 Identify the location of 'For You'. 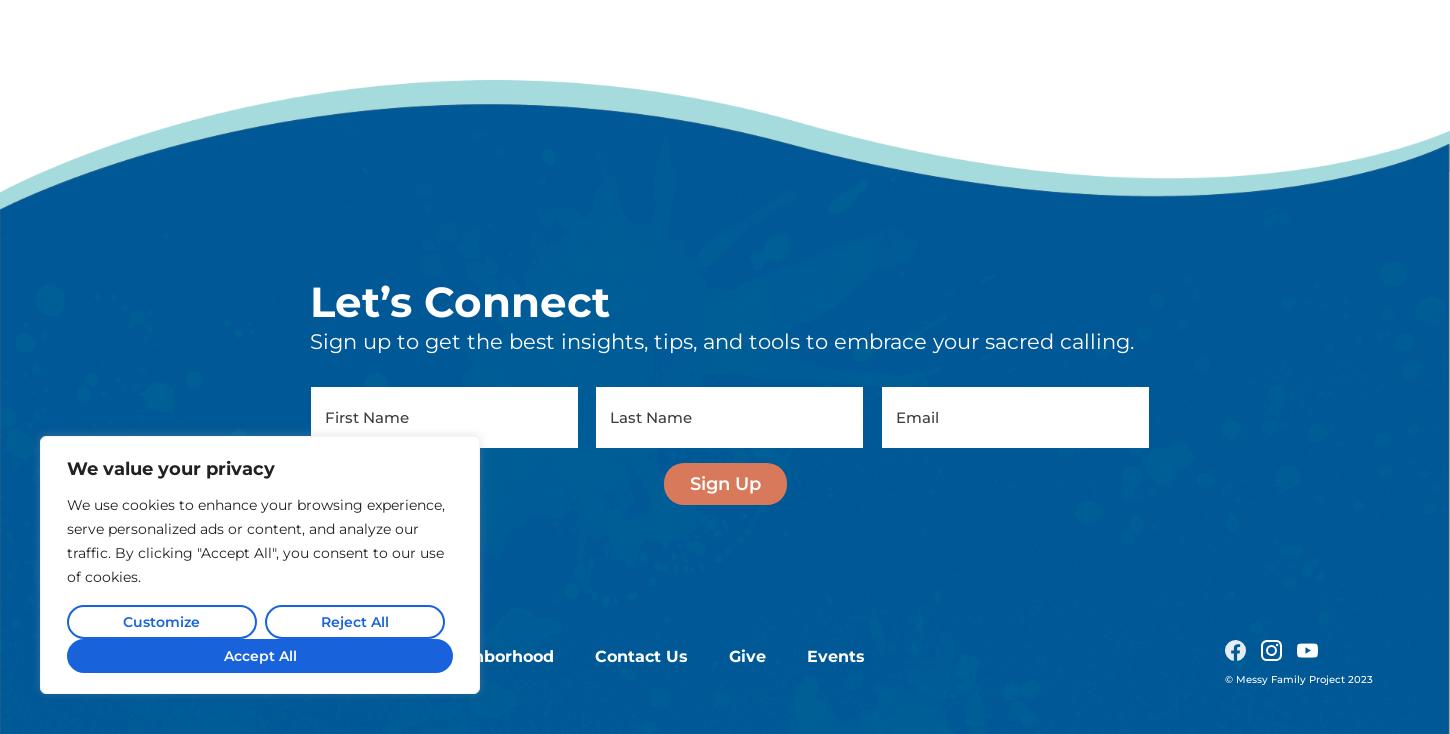
(361, 454).